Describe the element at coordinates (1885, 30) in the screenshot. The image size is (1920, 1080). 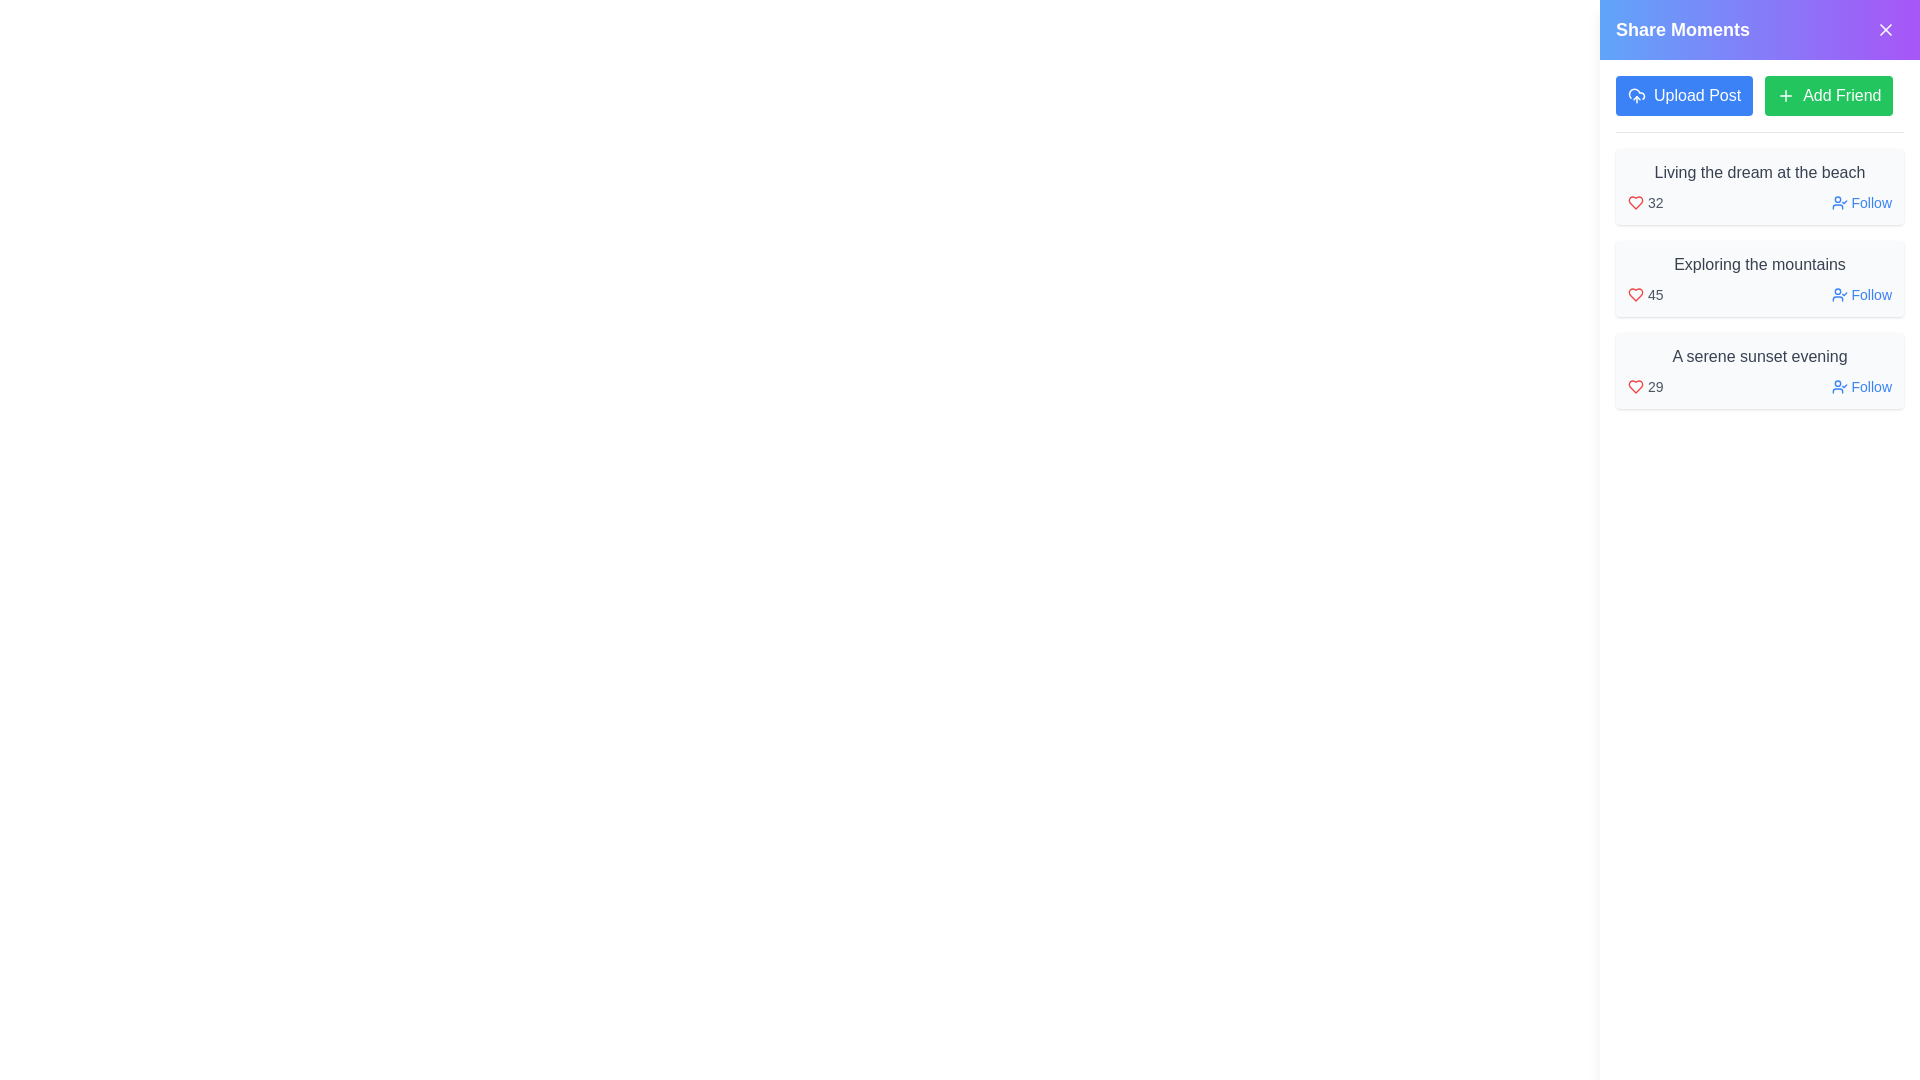
I see `the close or dismiss button located at the far top-right corner of the purple header in the 'Share Moments' panel` at that location.